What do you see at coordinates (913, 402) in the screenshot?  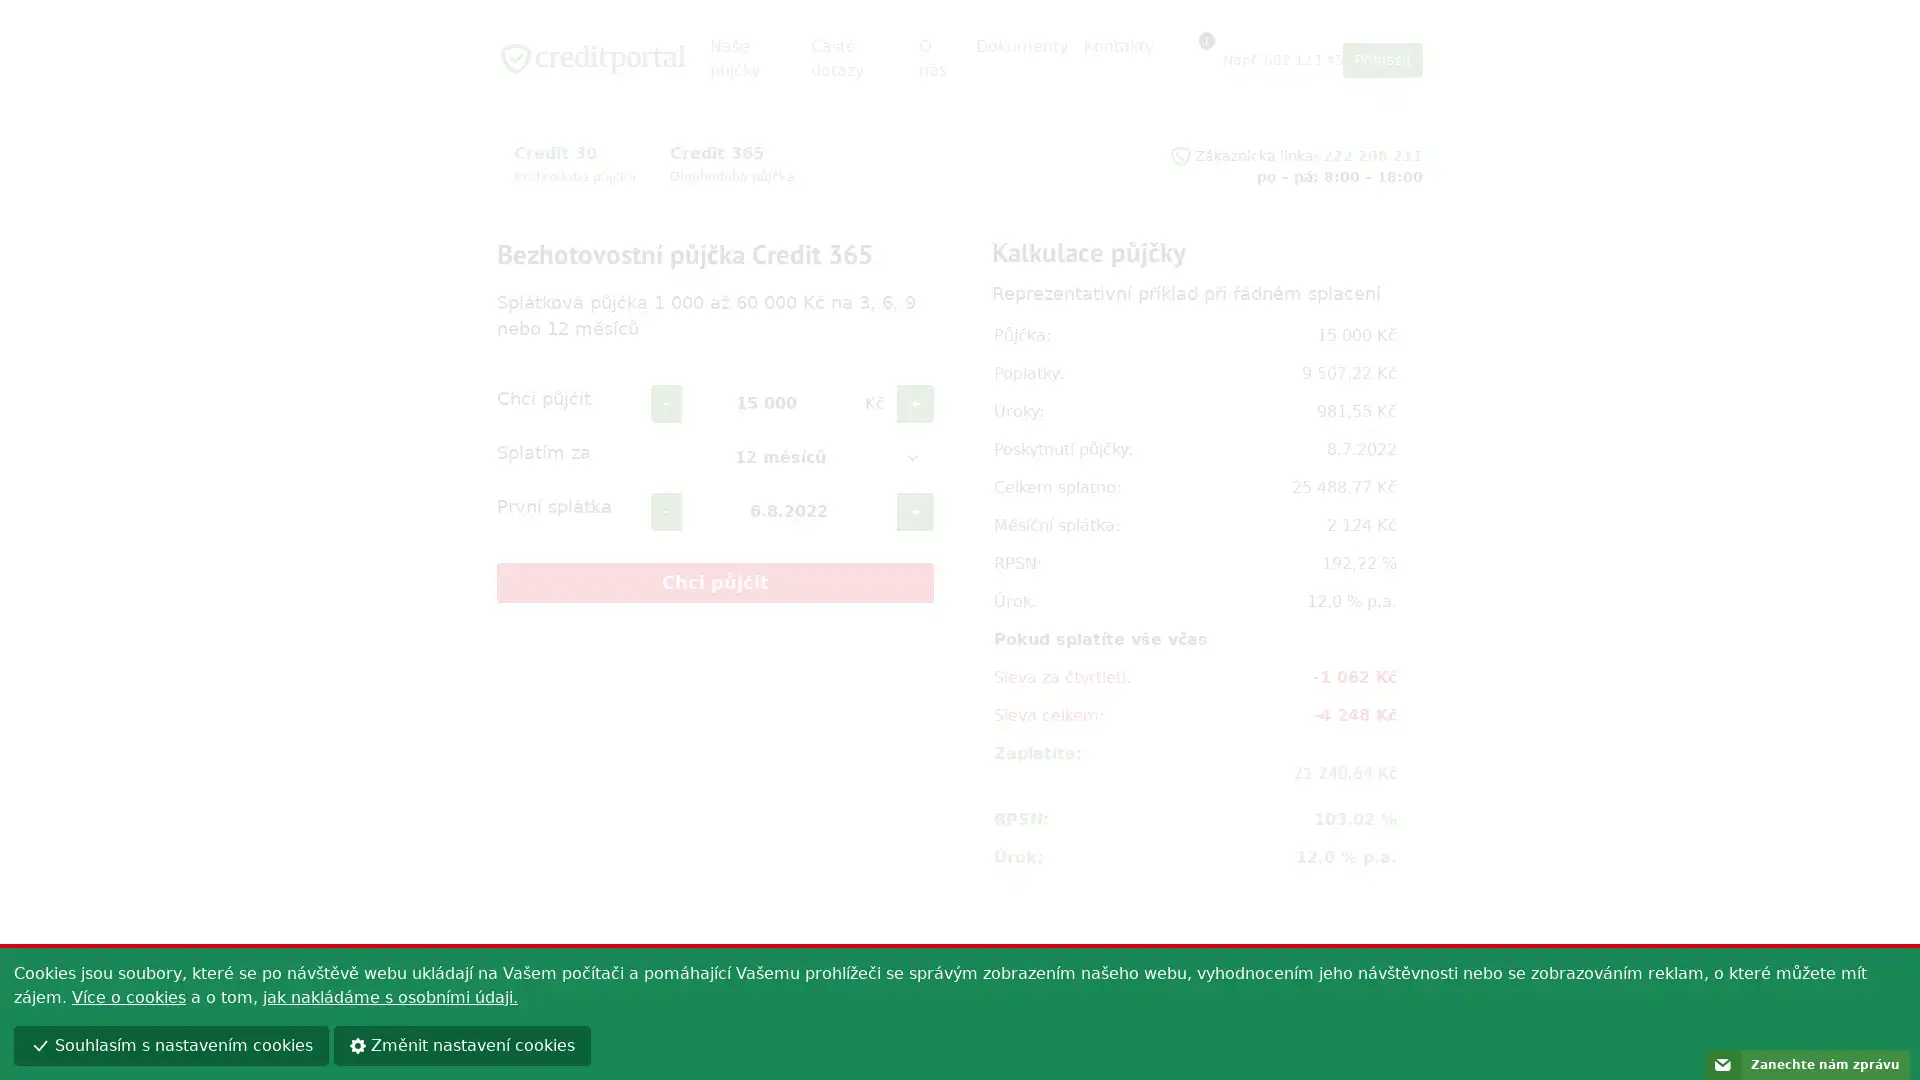 I see `+` at bounding box center [913, 402].